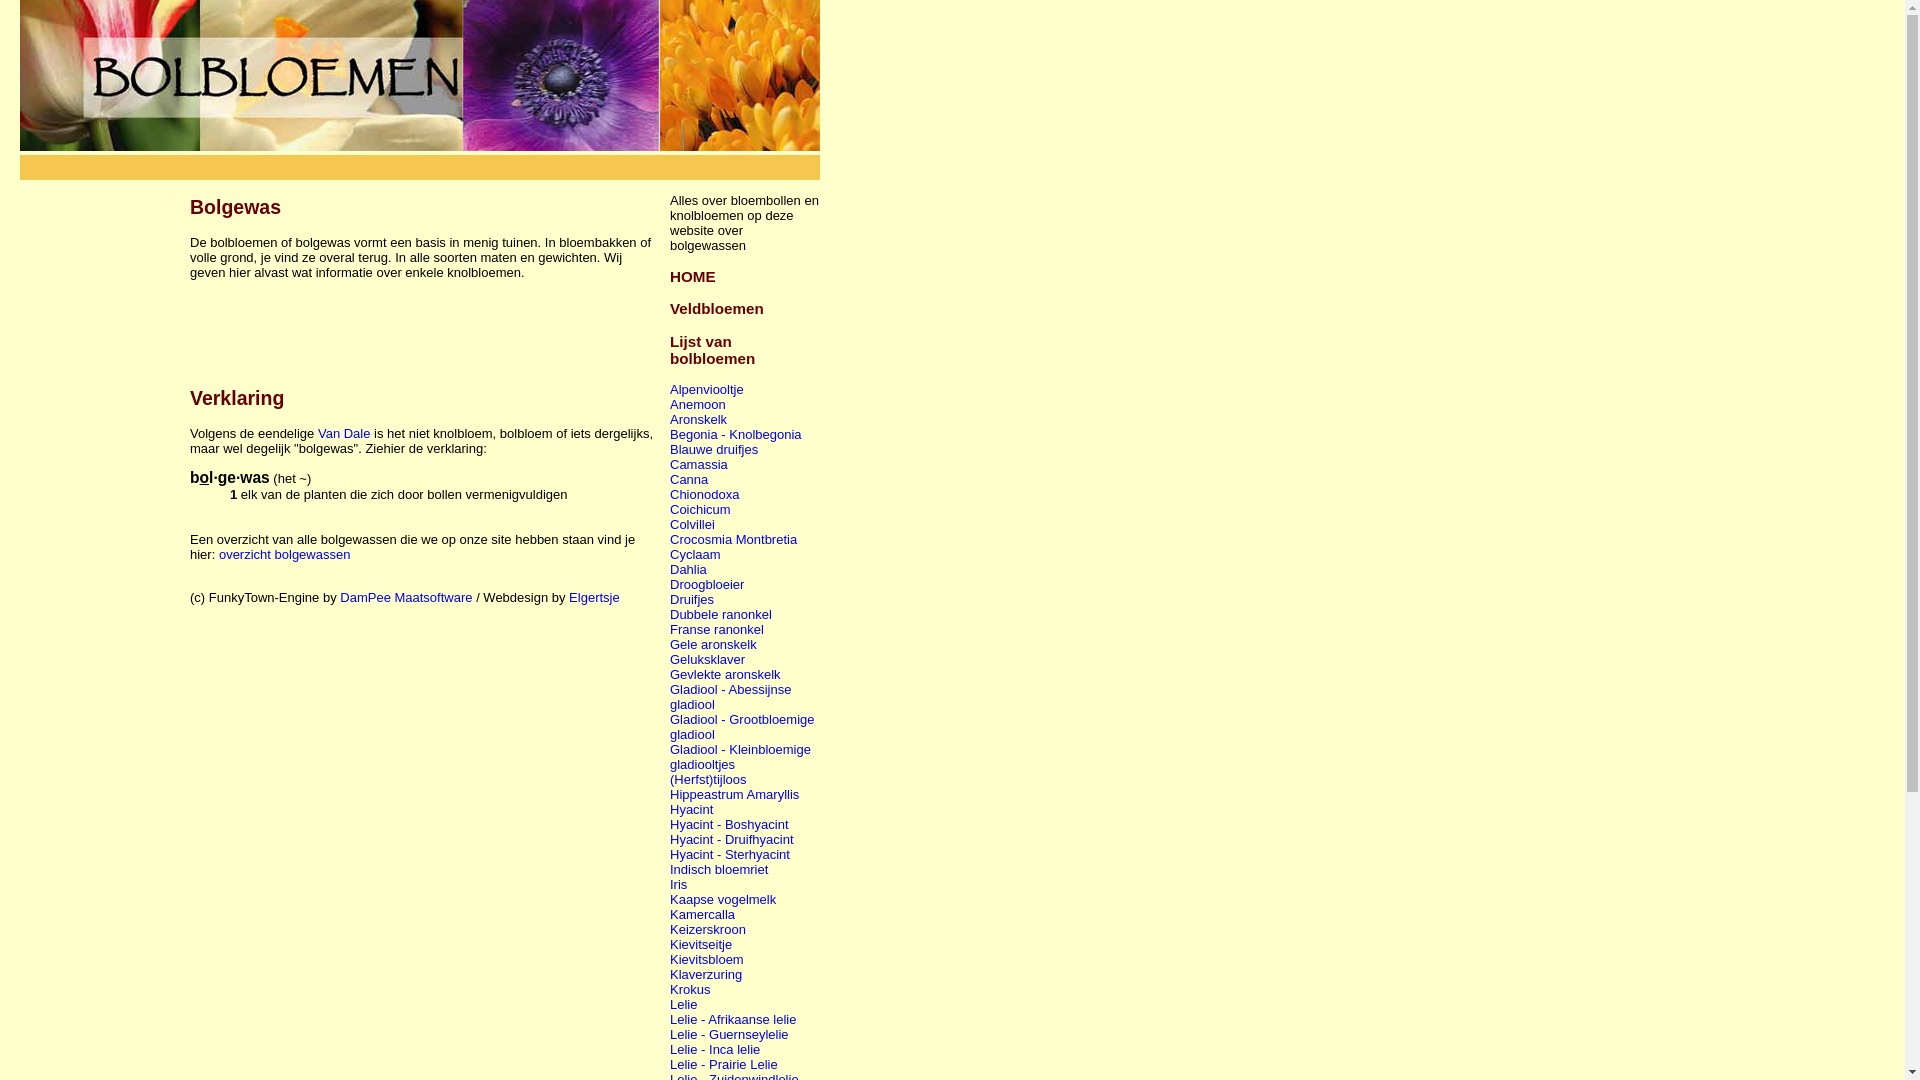  Describe the element at coordinates (739, 756) in the screenshot. I see `'Gladiool - Kleinbloemige gladiooltjes'` at that location.